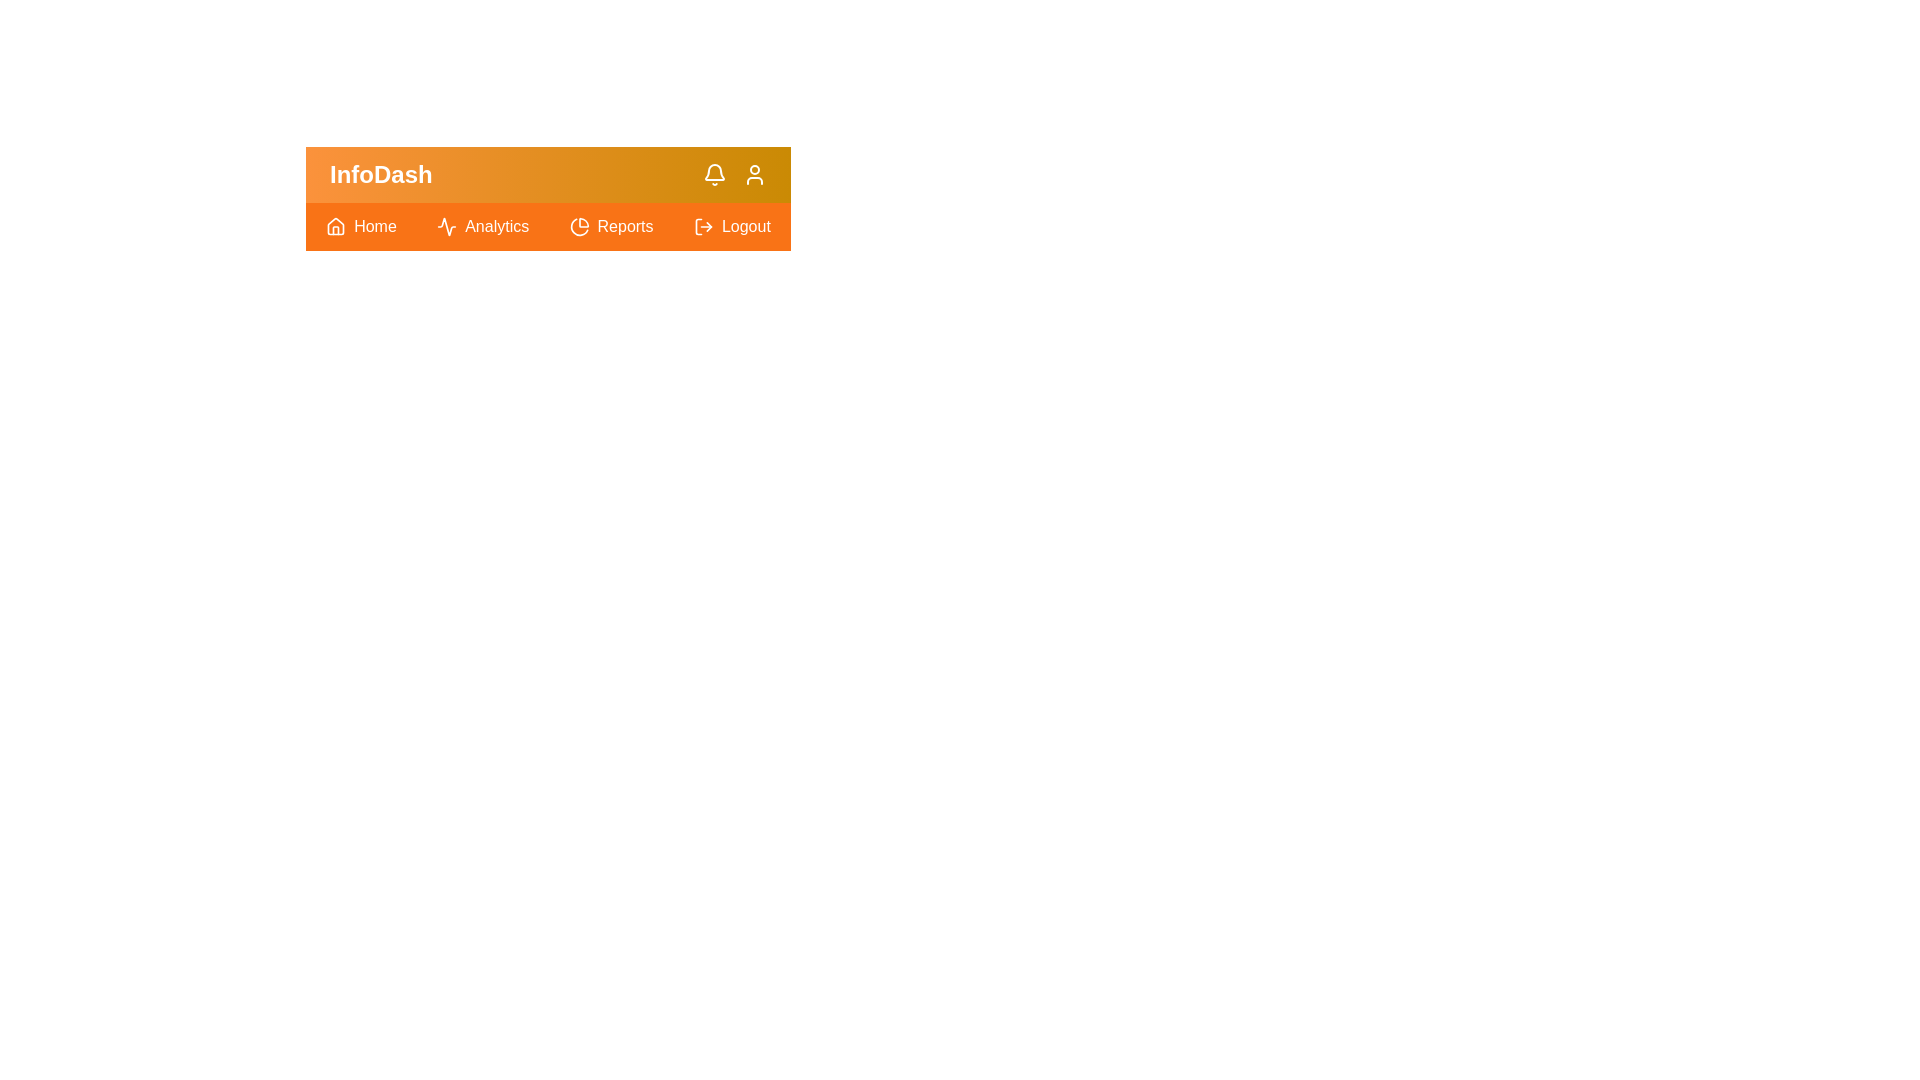  Describe the element at coordinates (753, 173) in the screenshot. I see `the user icon to access user settings` at that location.